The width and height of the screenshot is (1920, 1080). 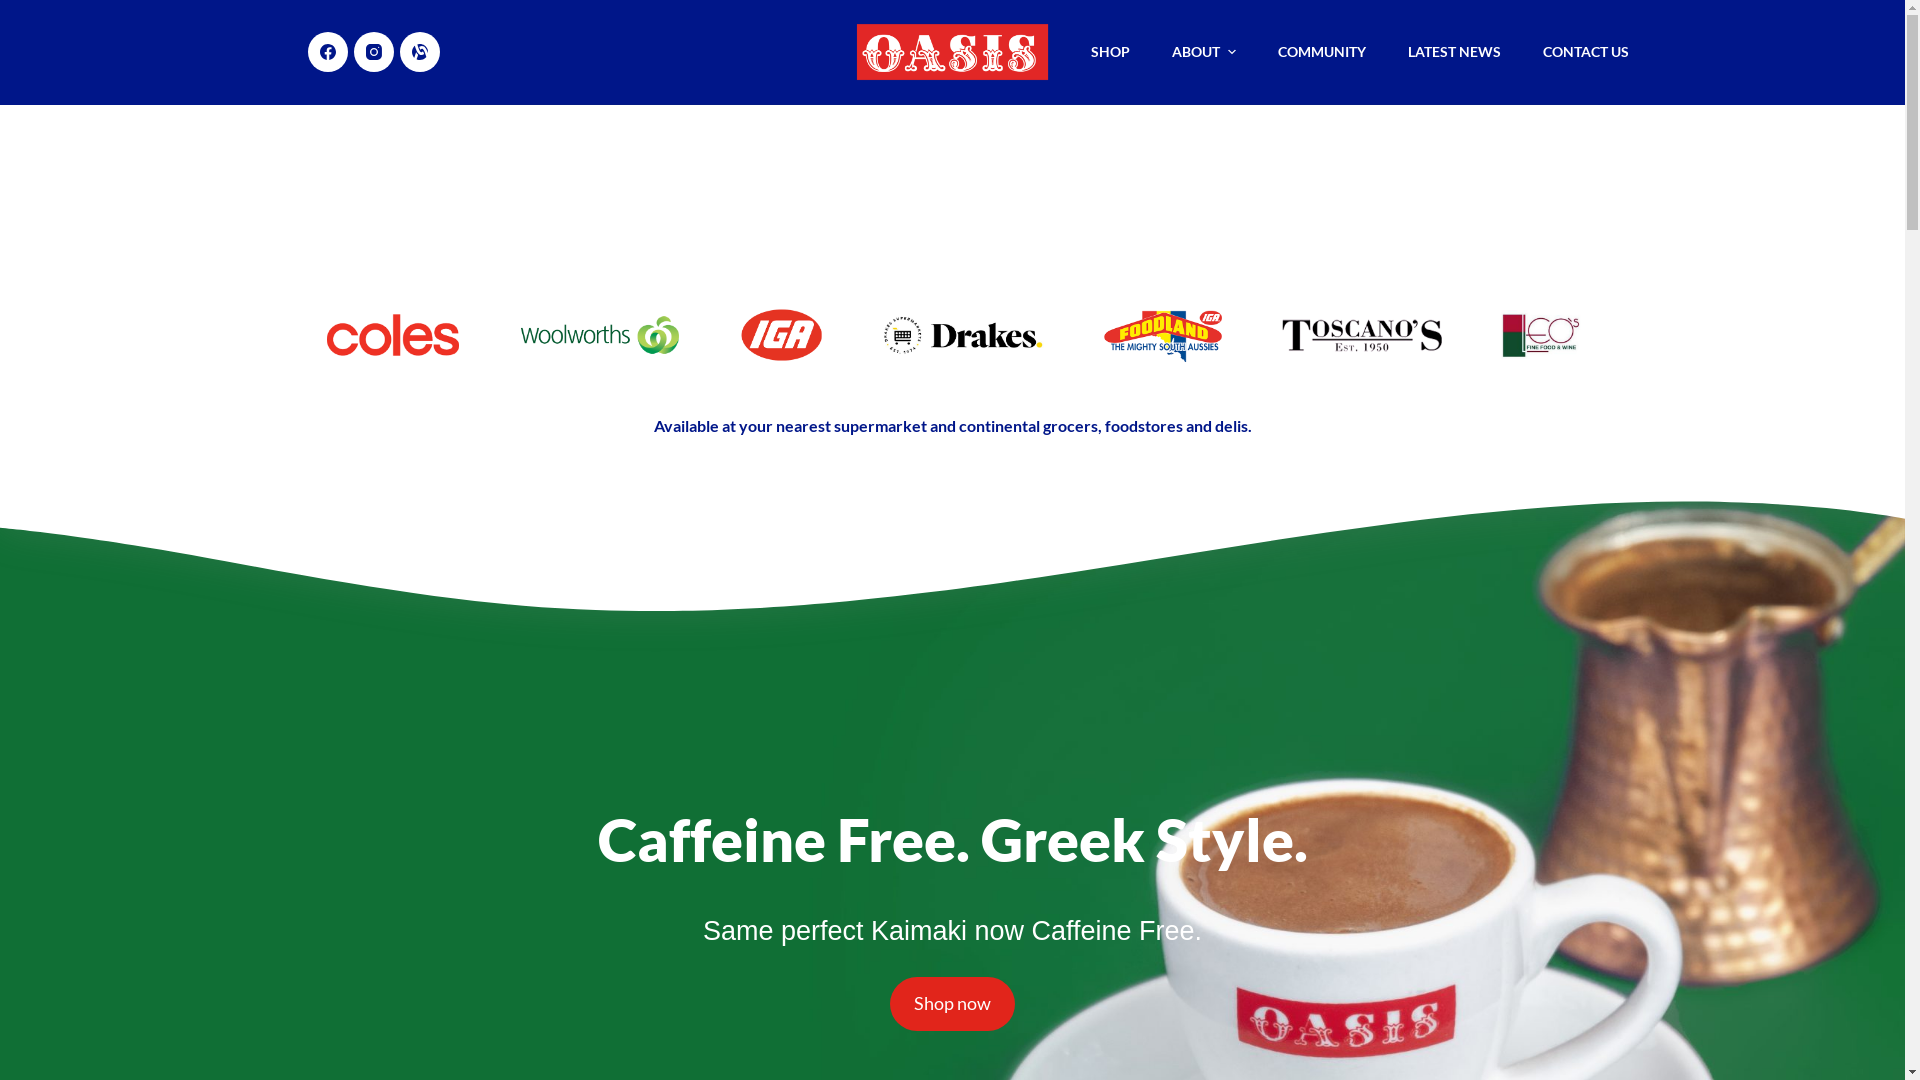 What do you see at coordinates (1203, 50) in the screenshot?
I see `'ABOUT'` at bounding box center [1203, 50].